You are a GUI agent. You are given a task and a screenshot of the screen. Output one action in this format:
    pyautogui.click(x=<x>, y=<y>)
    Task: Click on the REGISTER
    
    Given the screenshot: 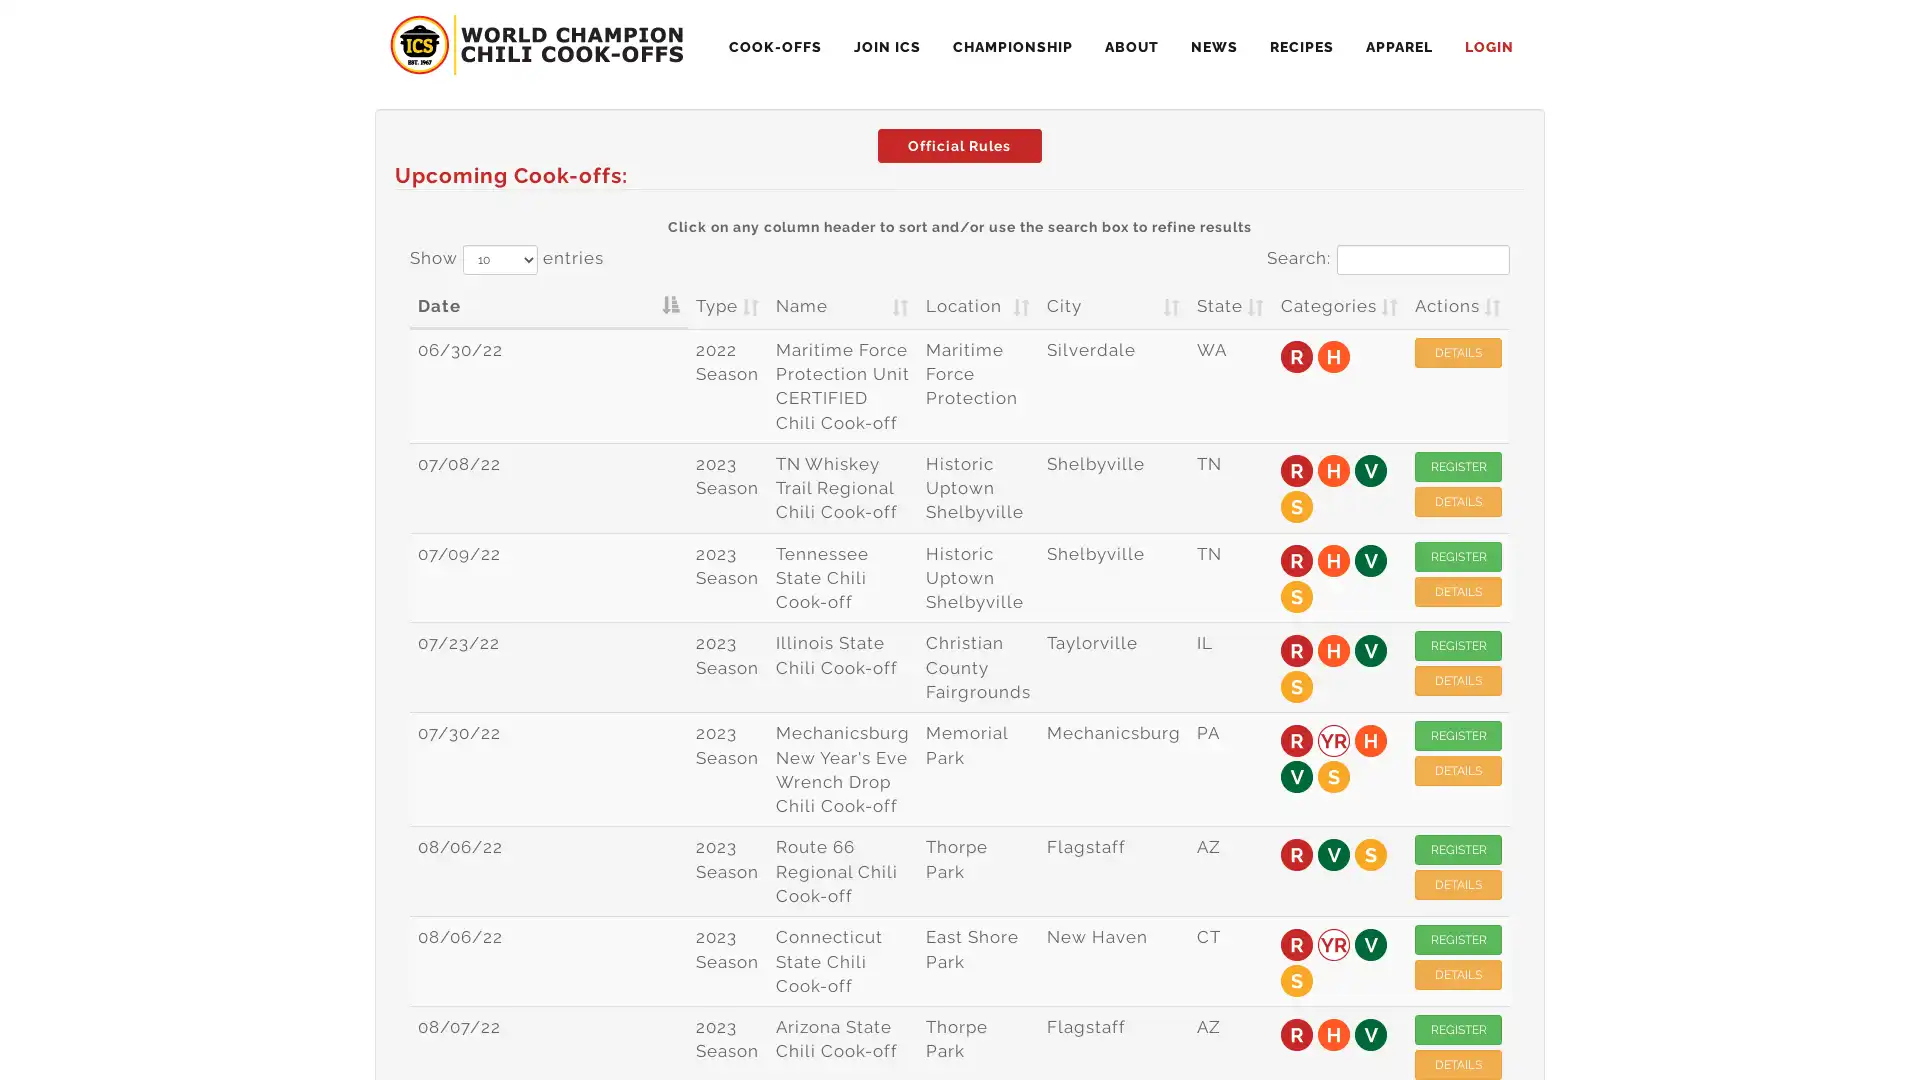 What is the action you would take?
    pyautogui.click(x=1458, y=849)
    